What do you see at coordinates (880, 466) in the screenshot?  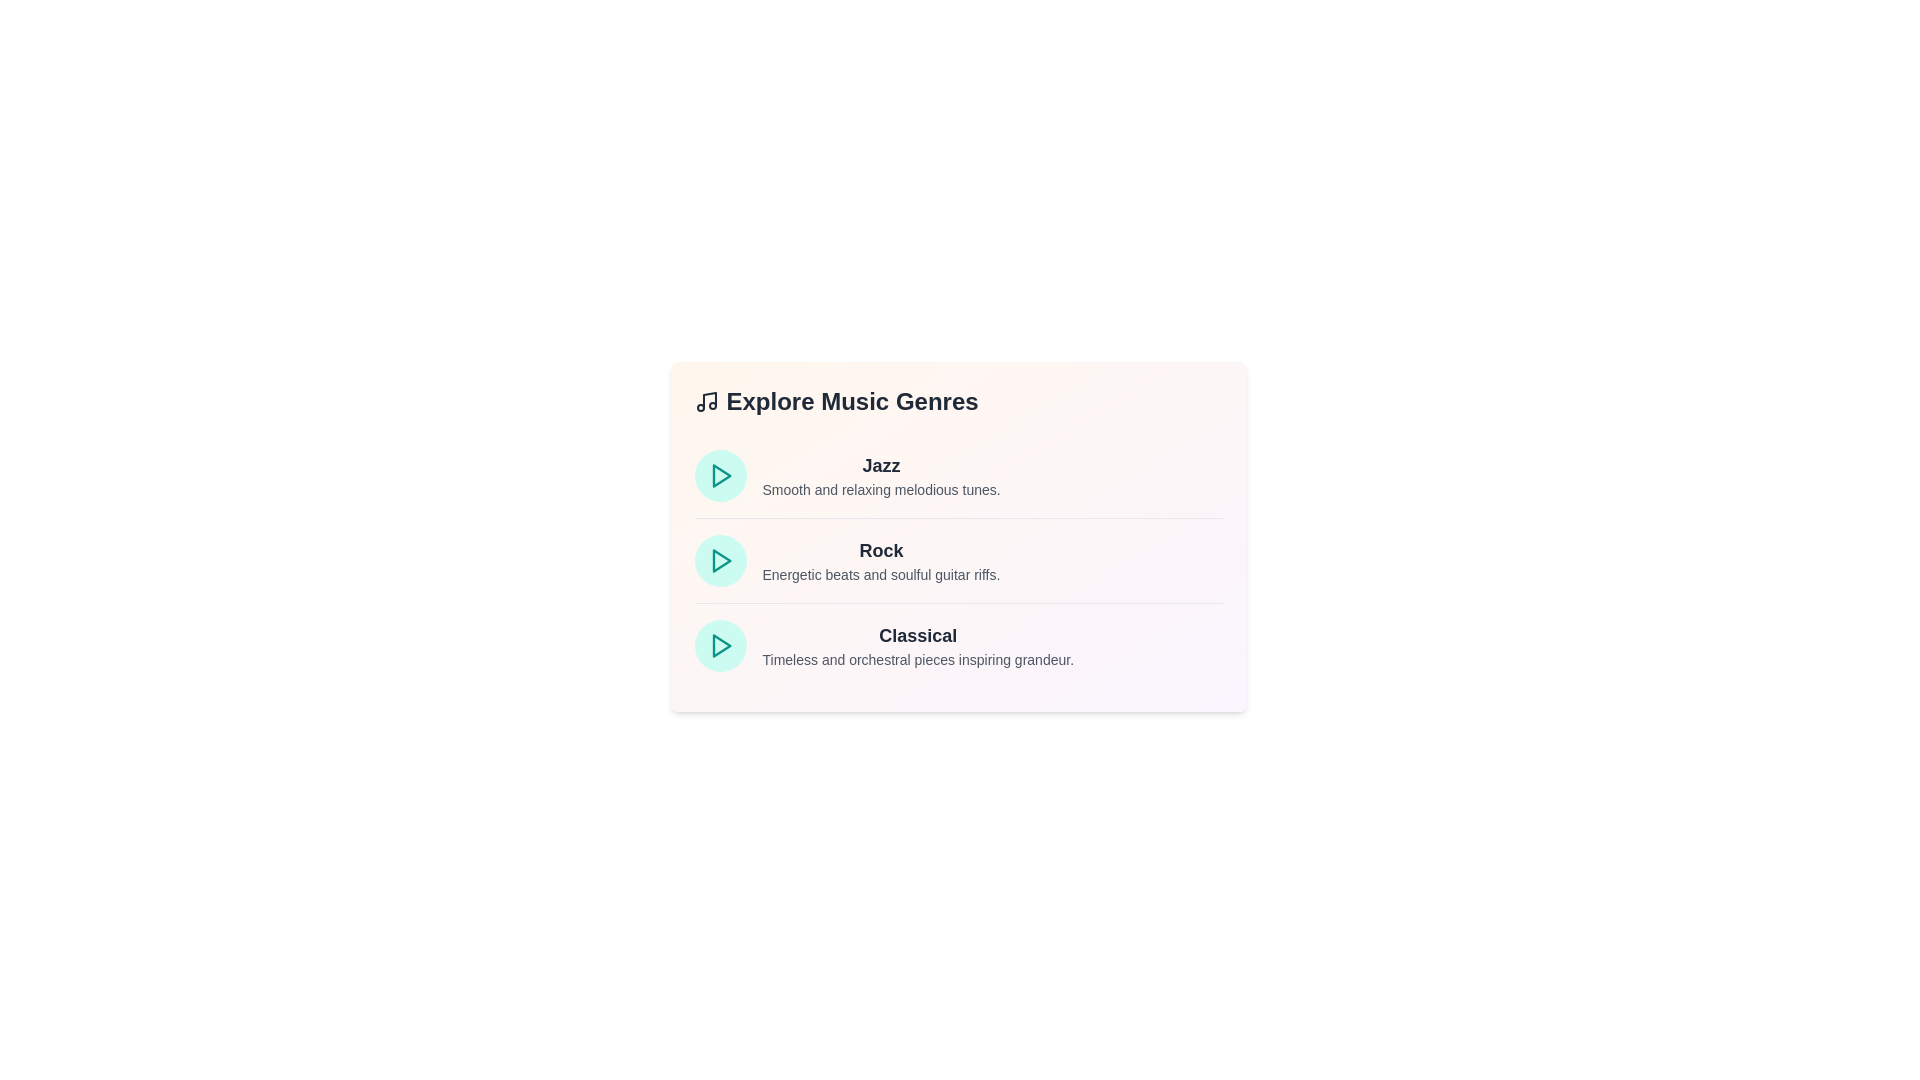 I see `the genre name Jazz to view its tooltip` at bounding box center [880, 466].